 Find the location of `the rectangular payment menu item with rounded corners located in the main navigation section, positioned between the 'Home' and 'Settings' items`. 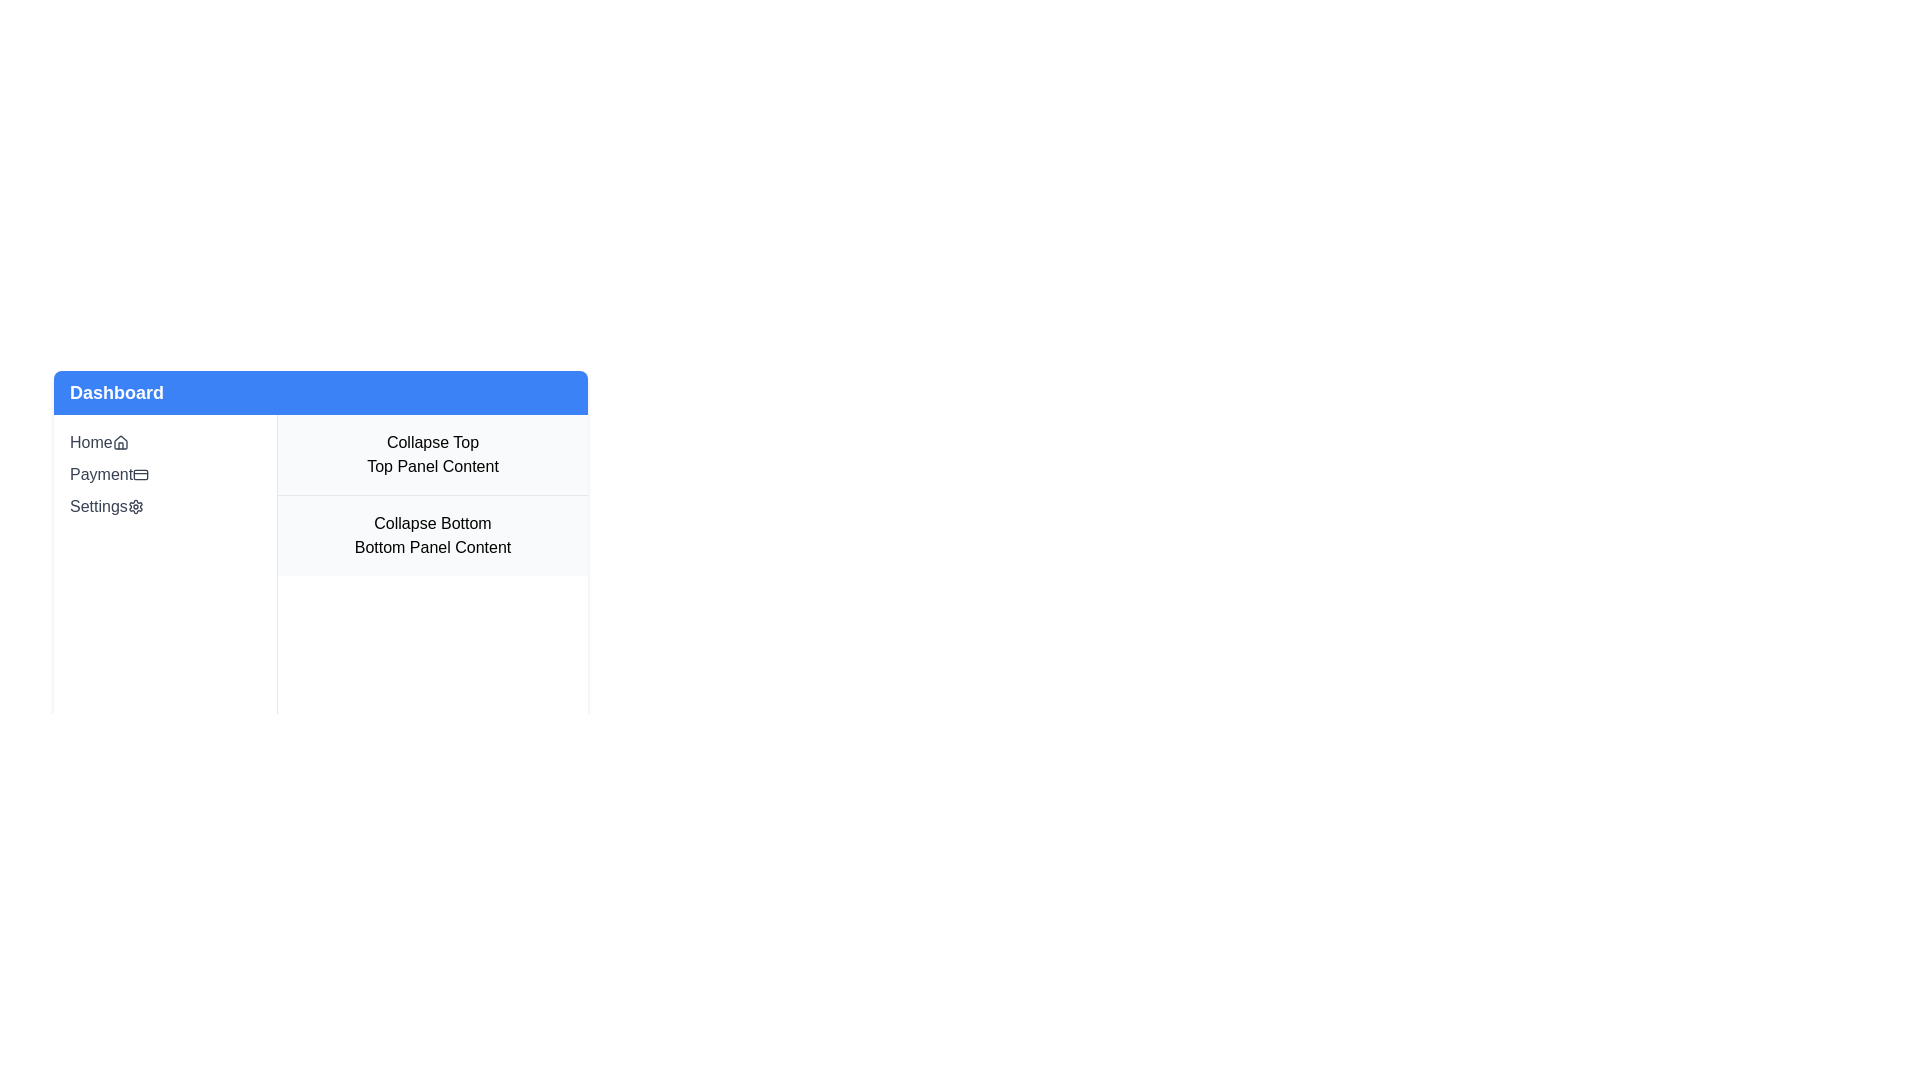

the rectangular payment menu item with rounded corners located in the main navigation section, positioned between the 'Home' and 'Settings' items is located at coordinates (140, 474).